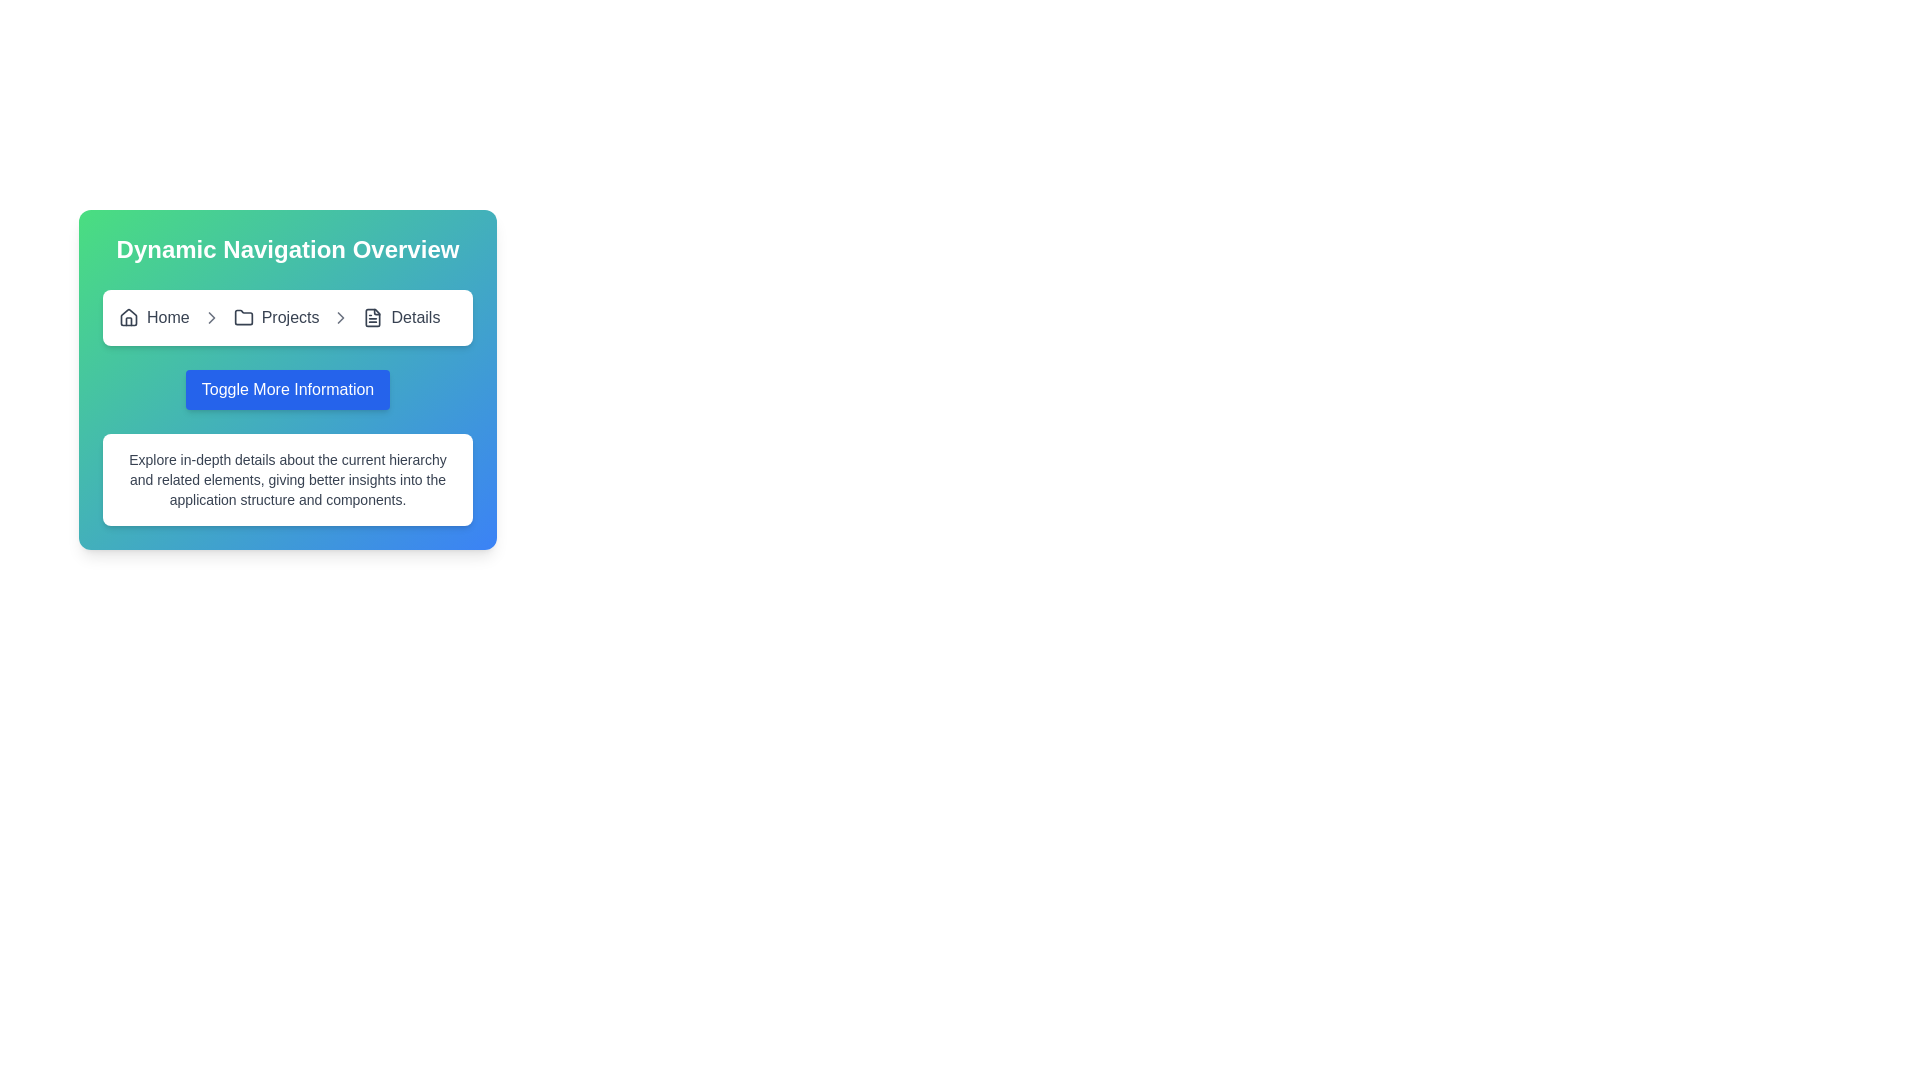 The height and width of the screenshot is (1080, 1920). What do you see at coordinates (373, 316) in the screenshot?
I see `the 'Details' icon in the breadcrumb navigation bar, which is the third element and aids in identifying the context of the section` at bounding box center [373, 316].